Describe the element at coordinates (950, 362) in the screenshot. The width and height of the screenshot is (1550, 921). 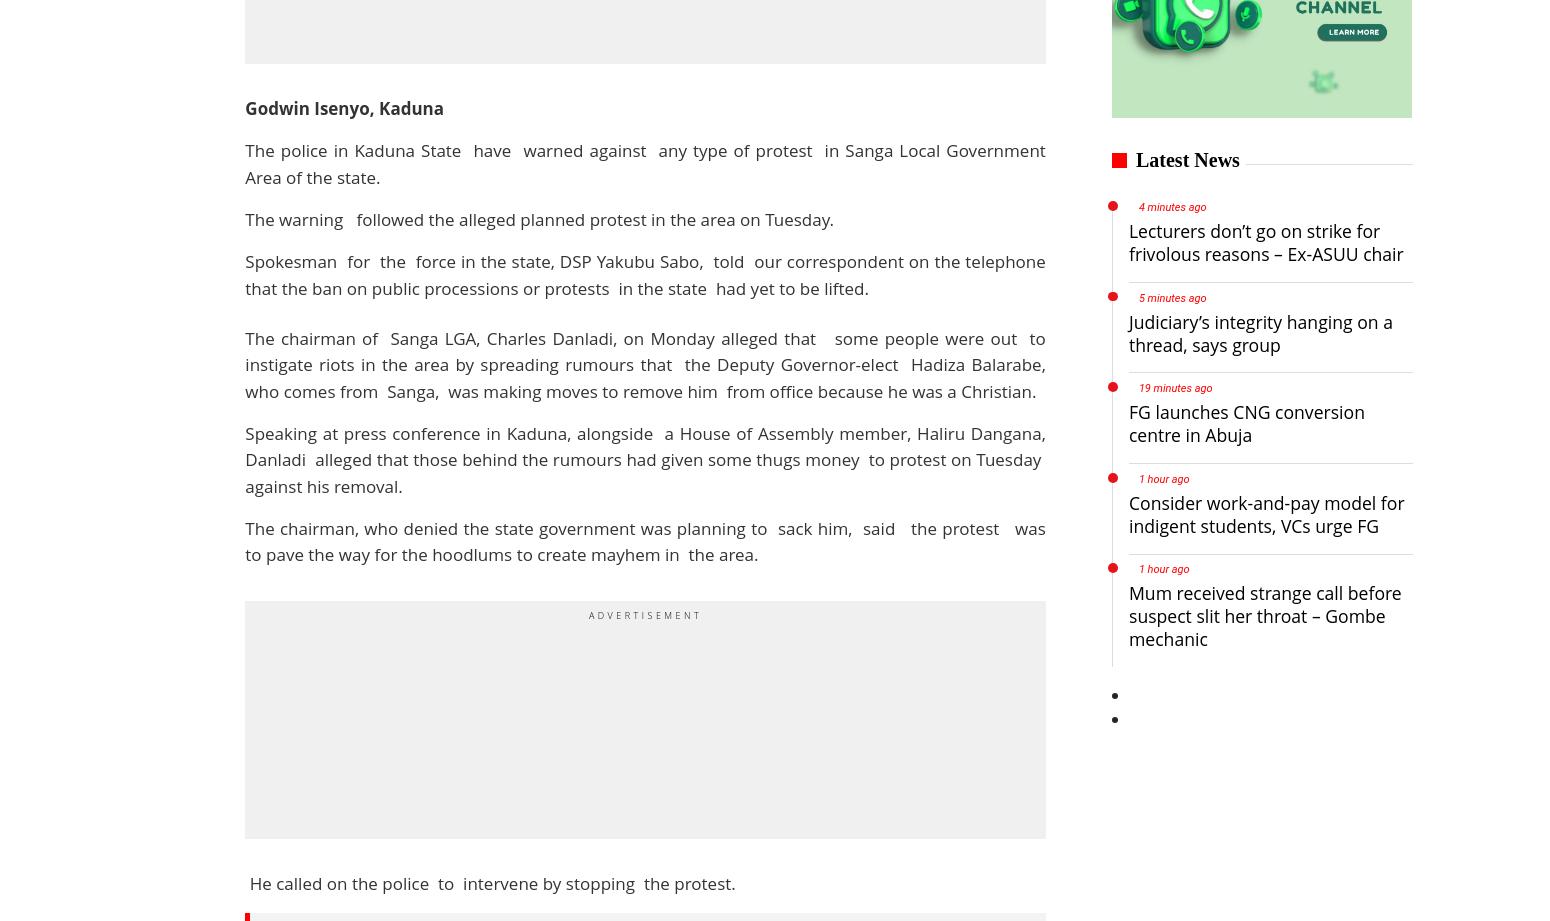
I see `'Presidential yacht delivered before public outcry, says Ndume'` at that location.